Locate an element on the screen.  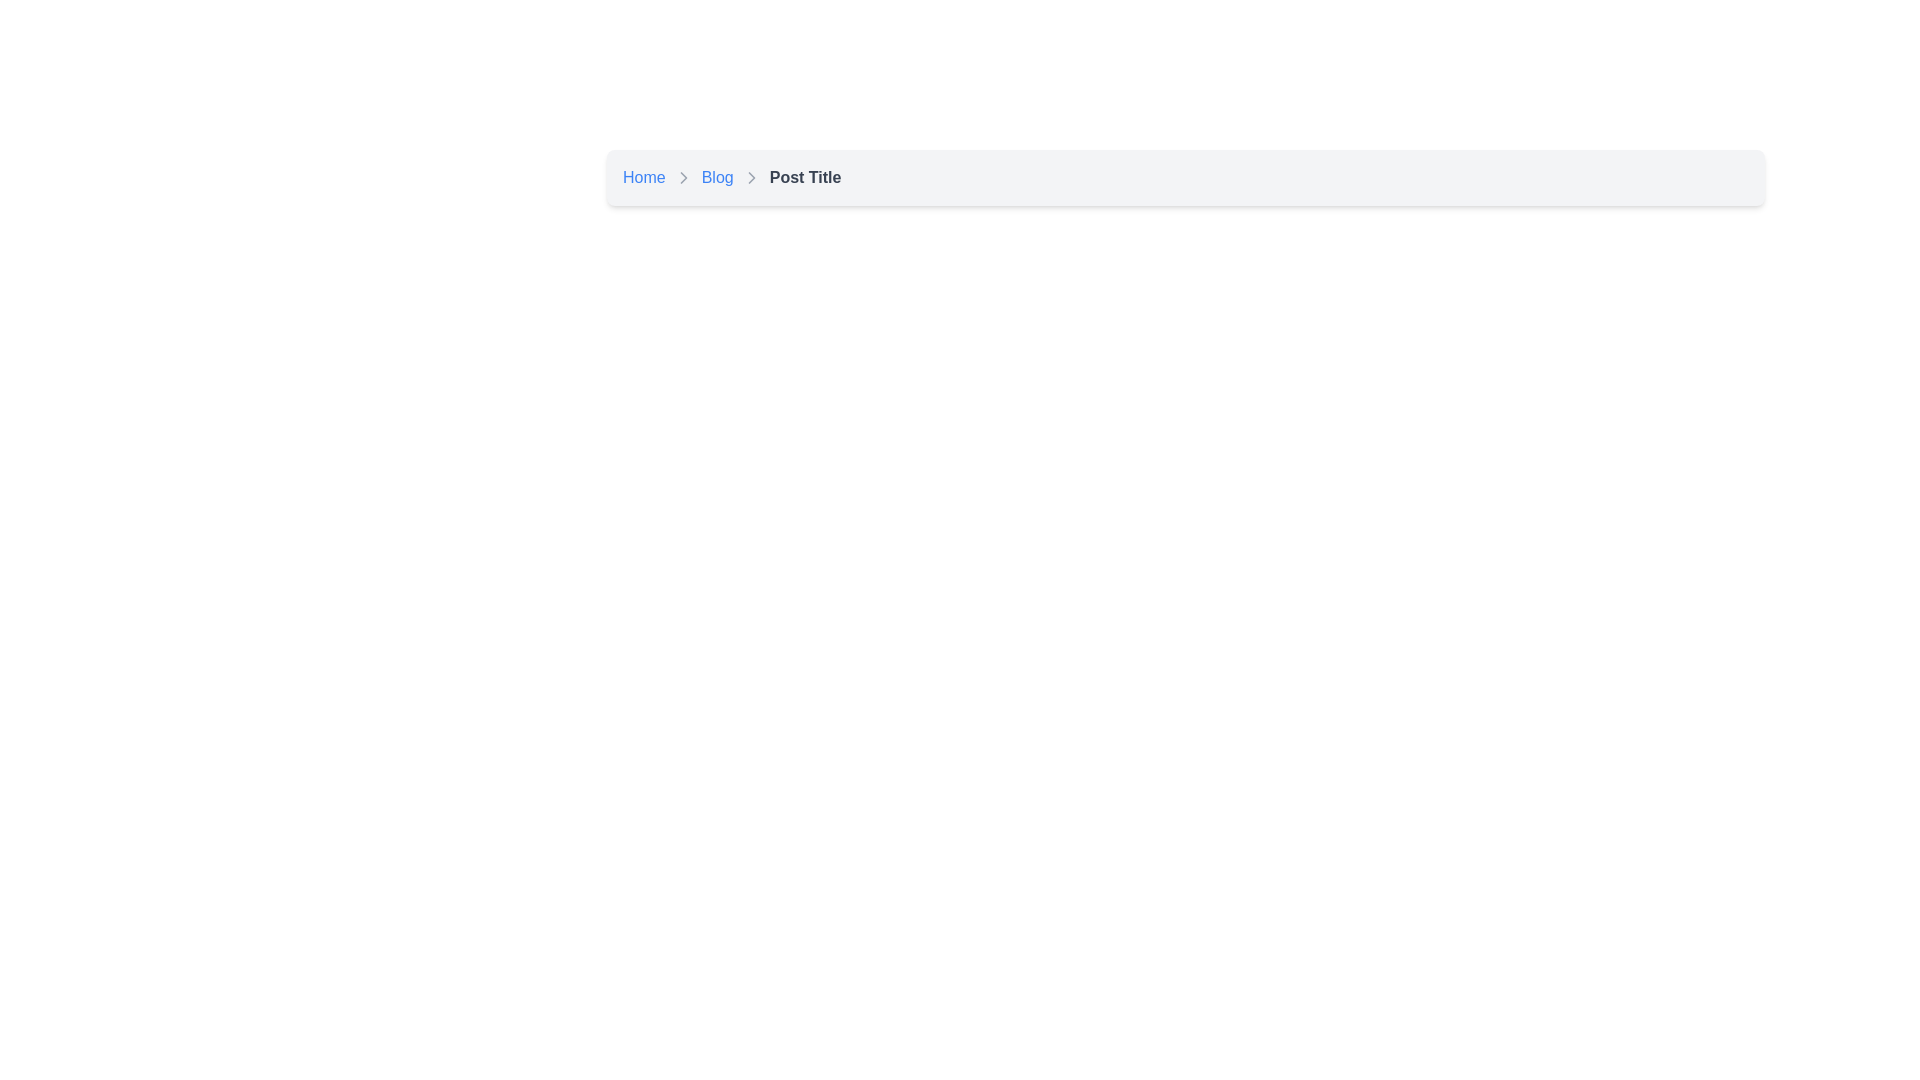
the chevron icon in the breadcrumb navigation bar that separates the 'Home' and 'Blog' text elements is located at coordinates (683, 176).